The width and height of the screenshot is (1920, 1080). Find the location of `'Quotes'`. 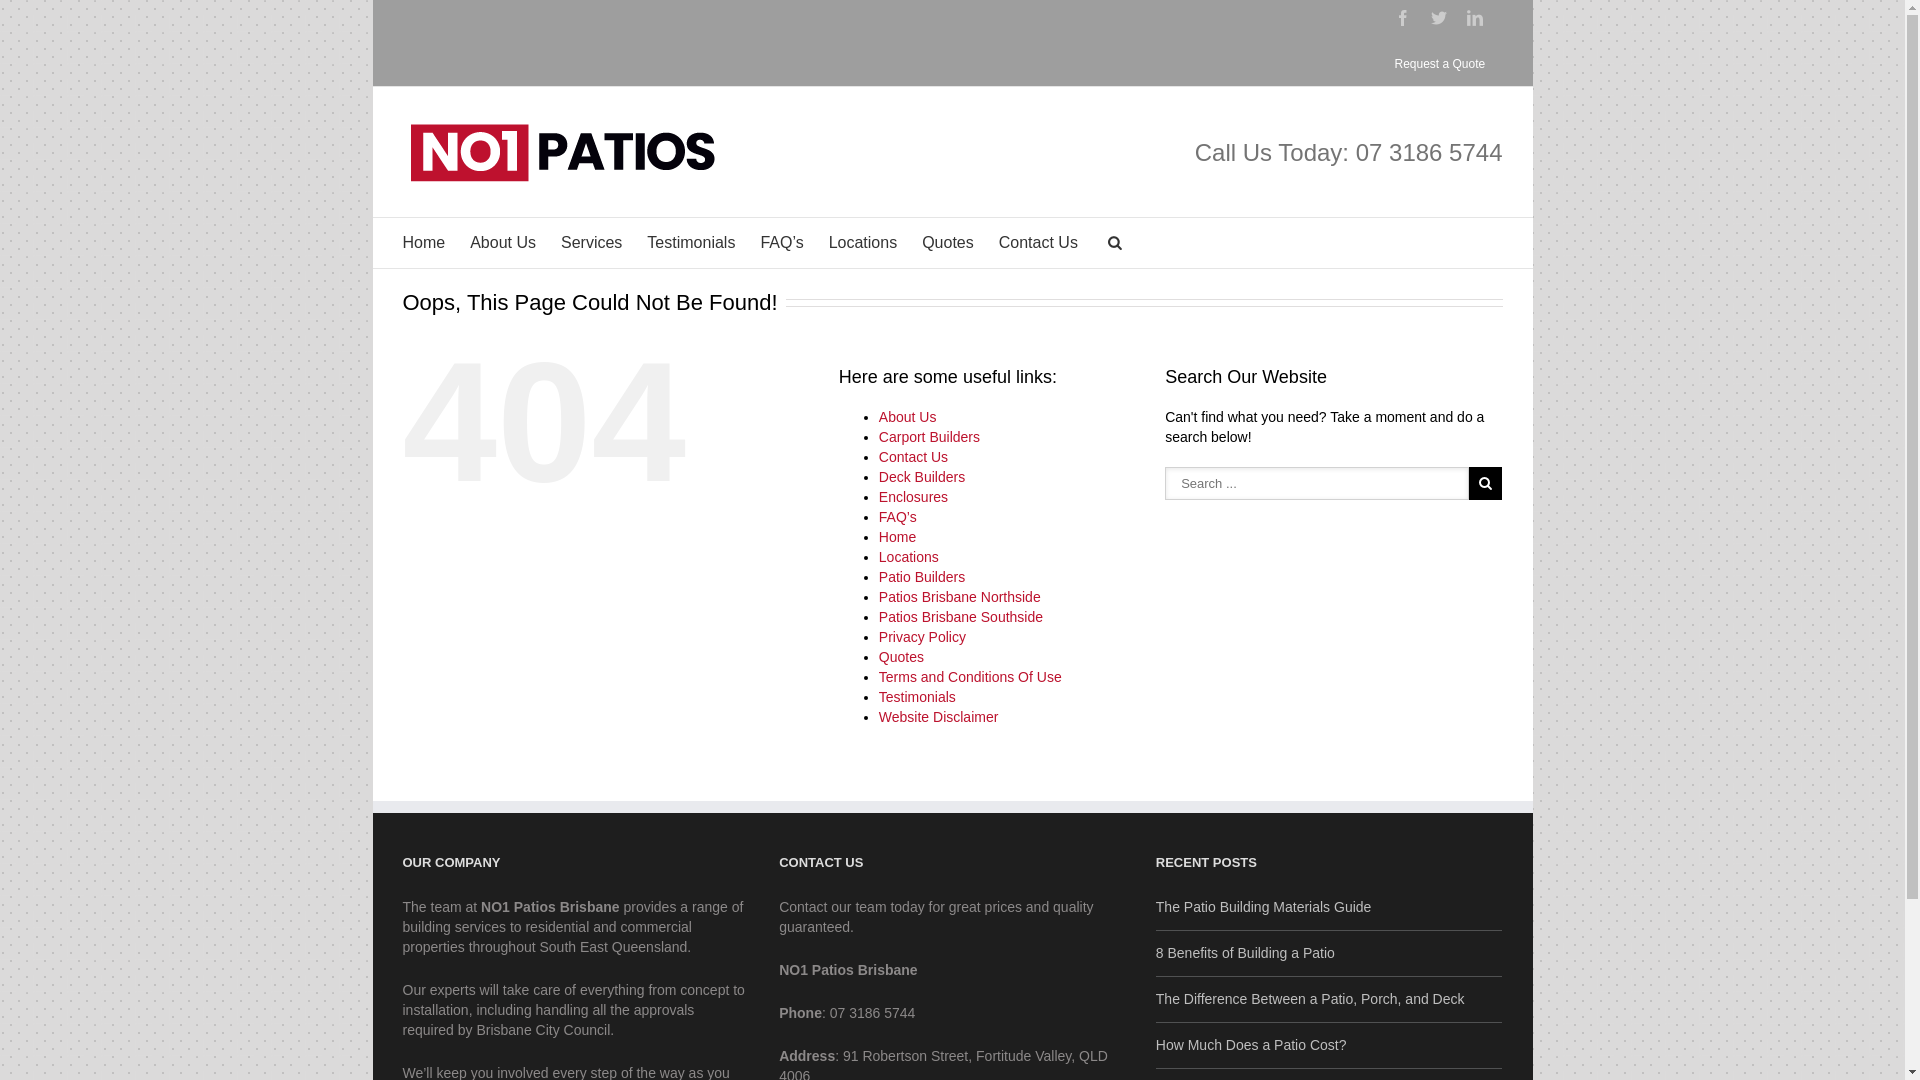

'Quotes' is located at coordinates (947, 242).